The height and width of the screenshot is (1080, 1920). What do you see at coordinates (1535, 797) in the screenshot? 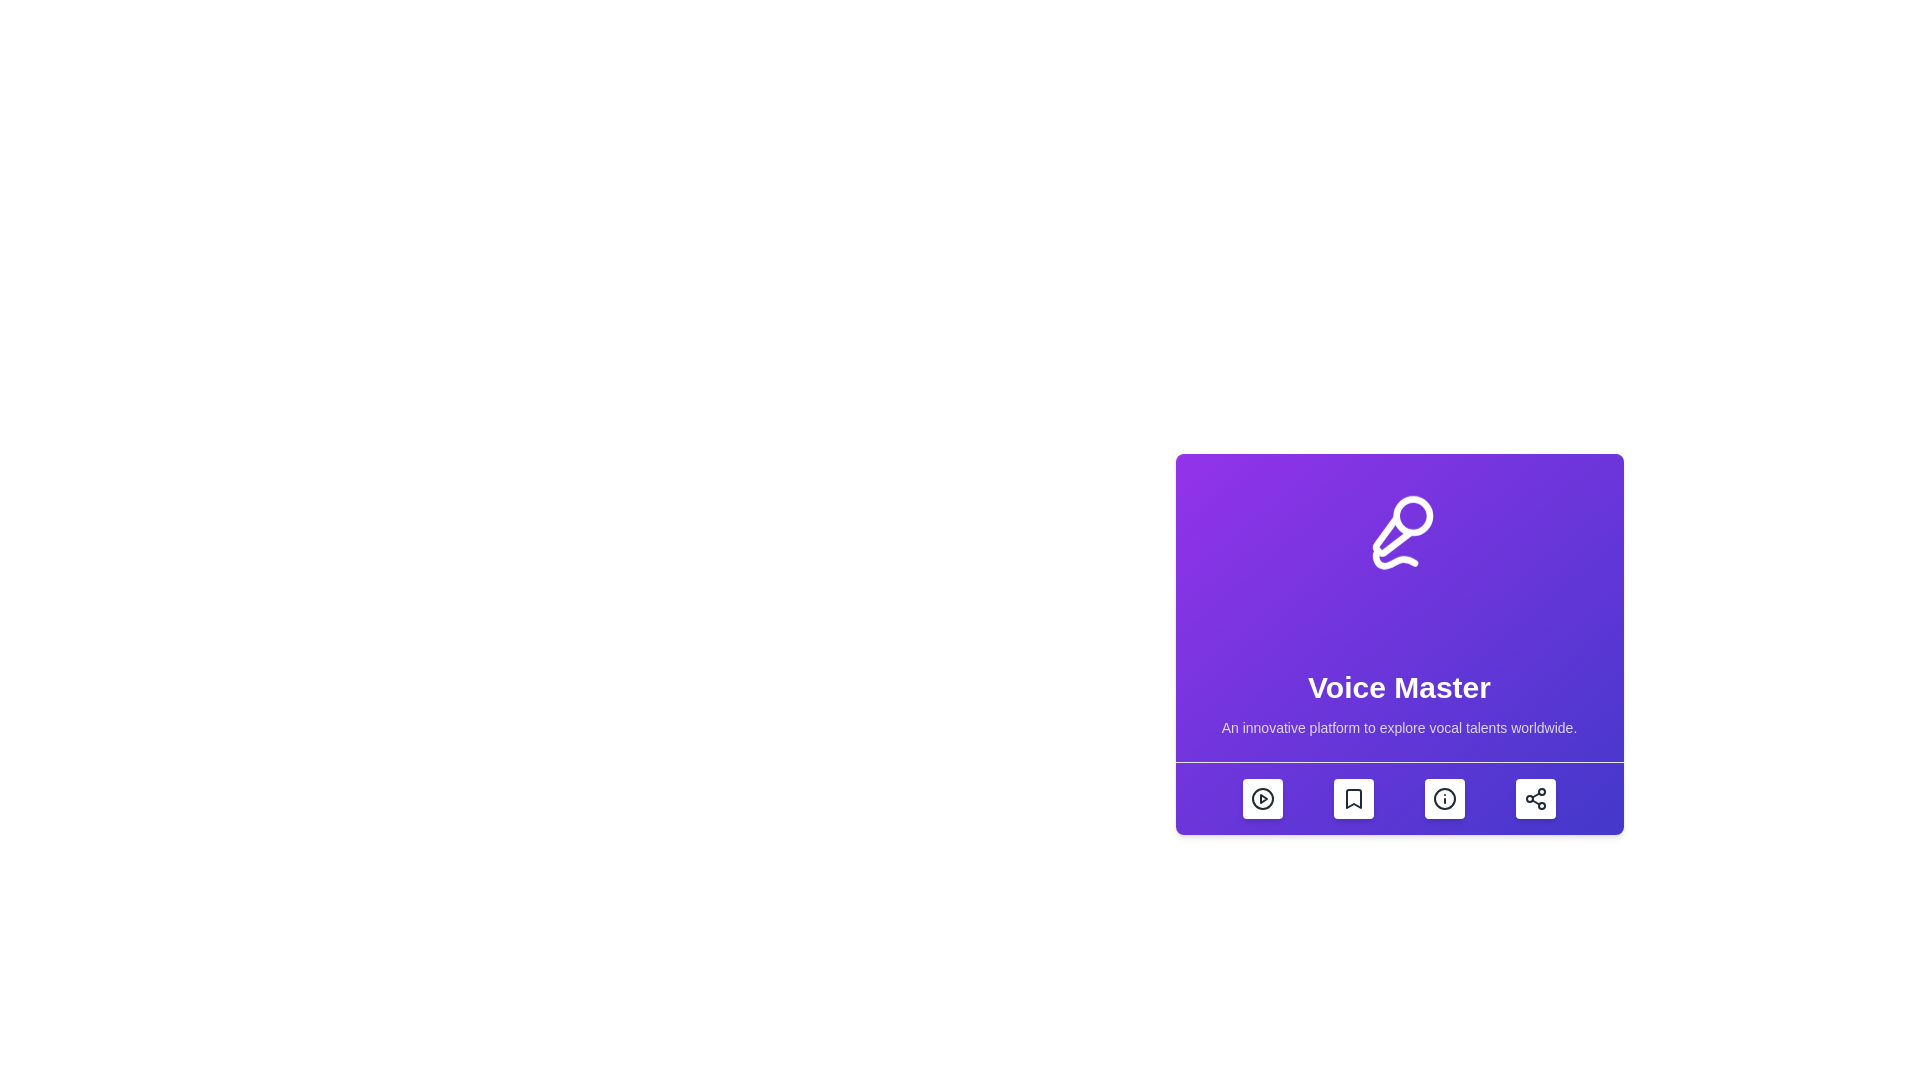
I see `the share icon button, which is styled with lines forming a share symbol and located at the bottom of the purple card section` at bounding box center [1535, 797].